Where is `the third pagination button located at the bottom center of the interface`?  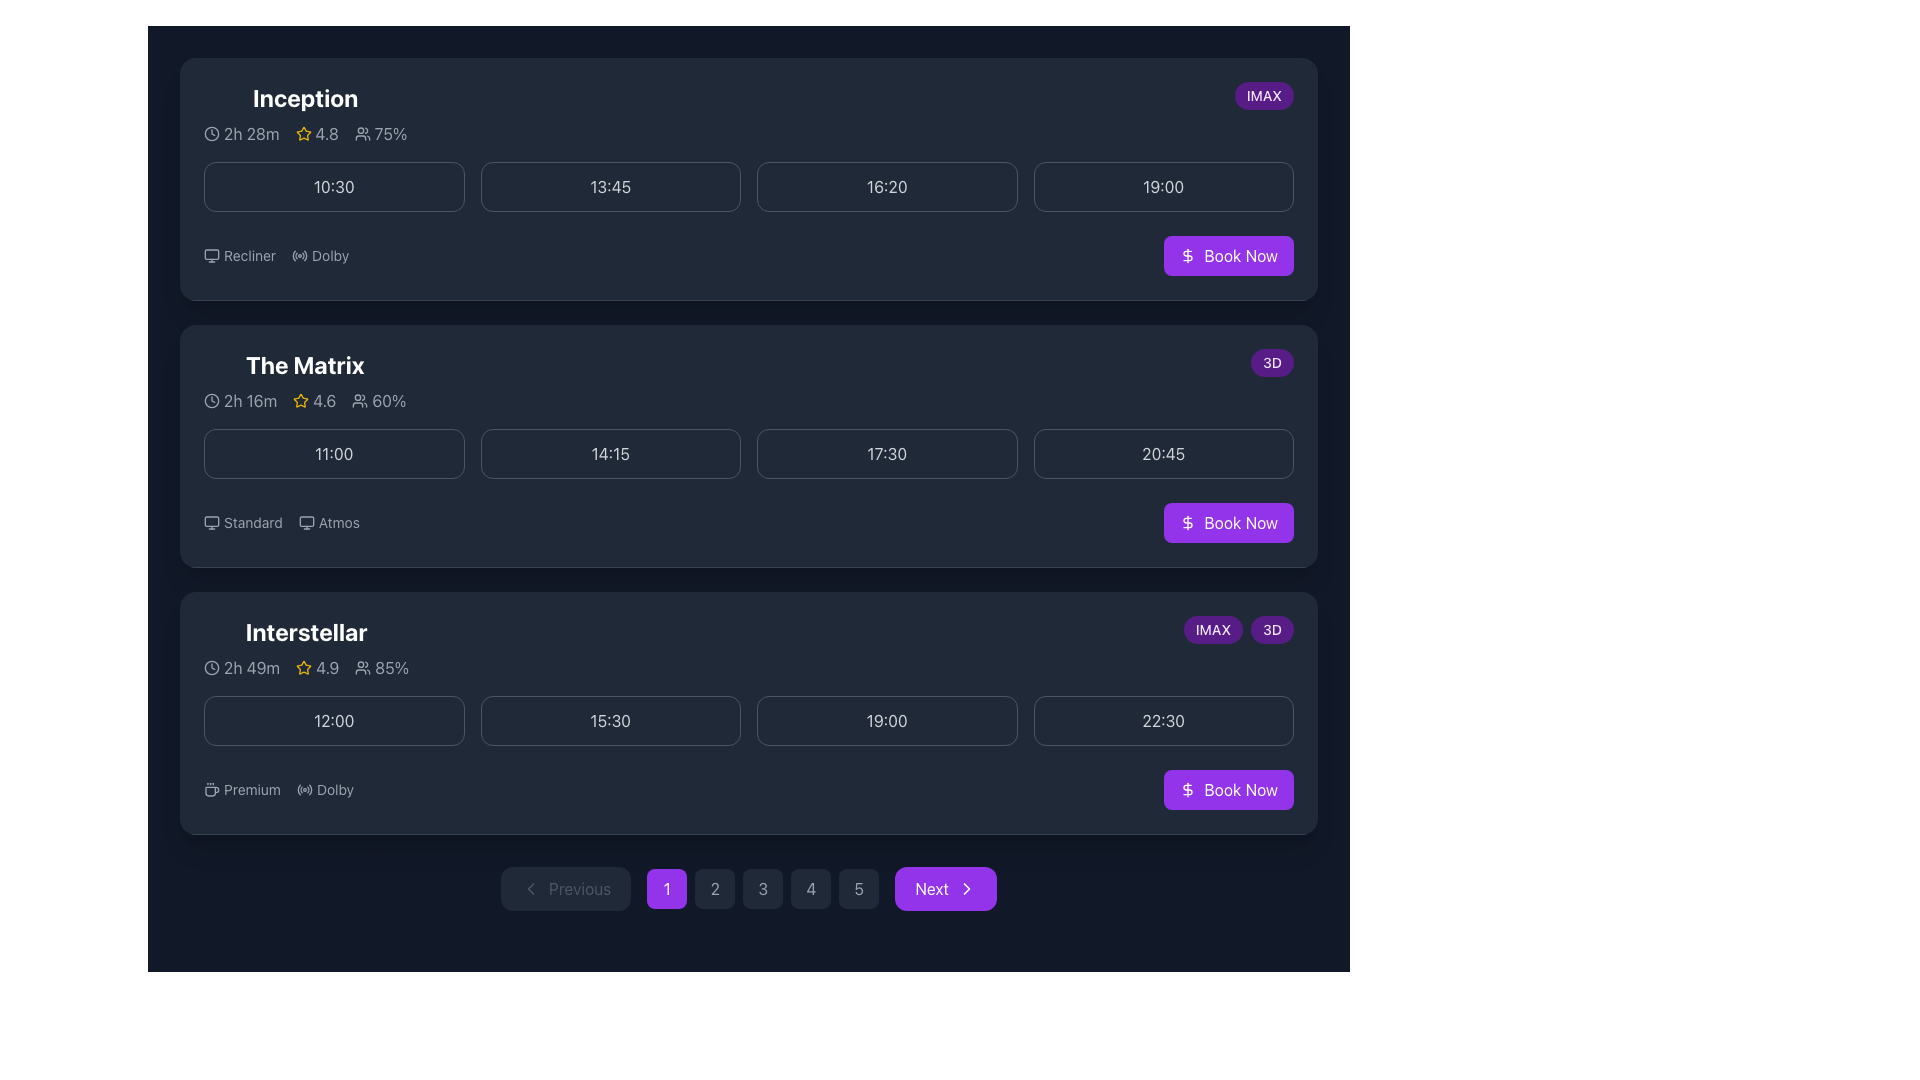 the third pagination button located at the bottom center of the interface is located at coordinates (747, 887).